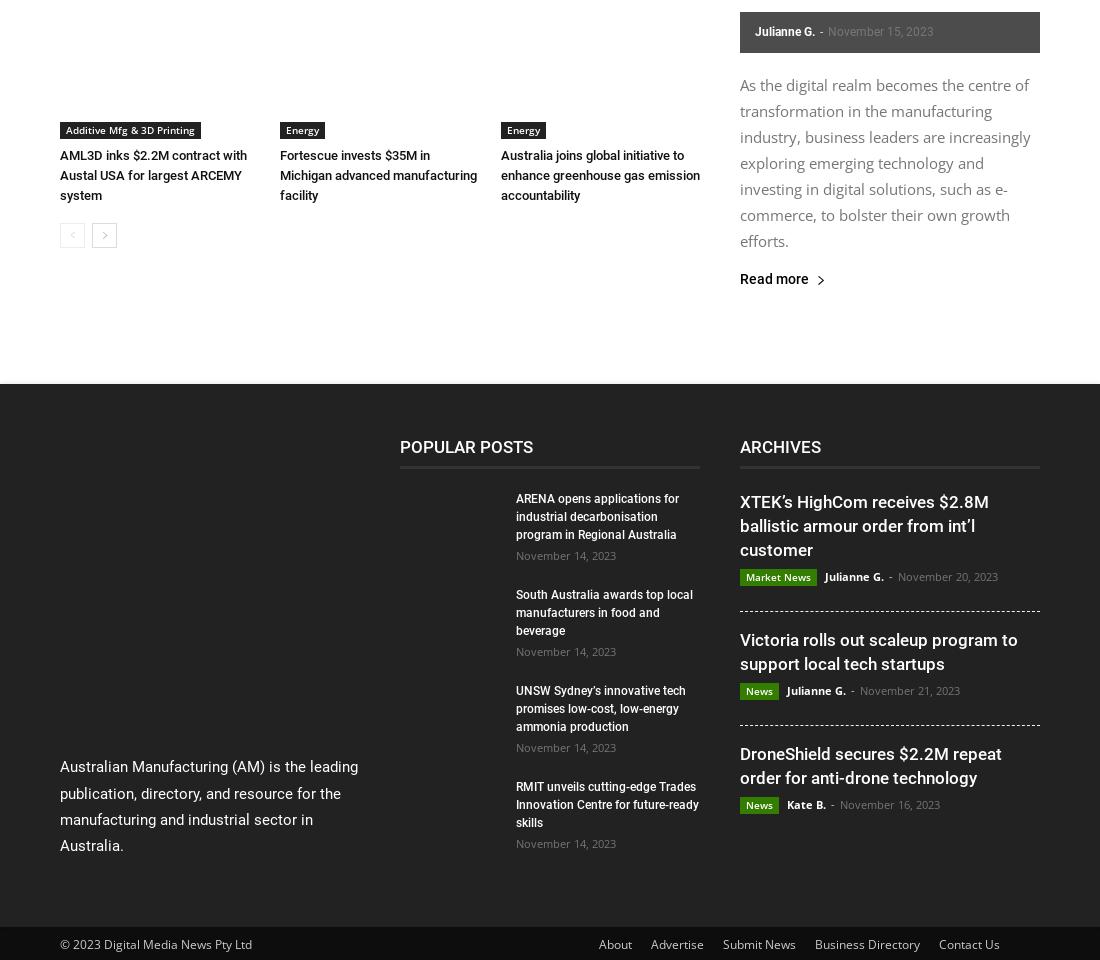 This screenshot has height=960, width=1100. What do you see at coordinates (806, 804) in the screenshot?
I see `'Kate B.'` at bounding box center [806, 804].